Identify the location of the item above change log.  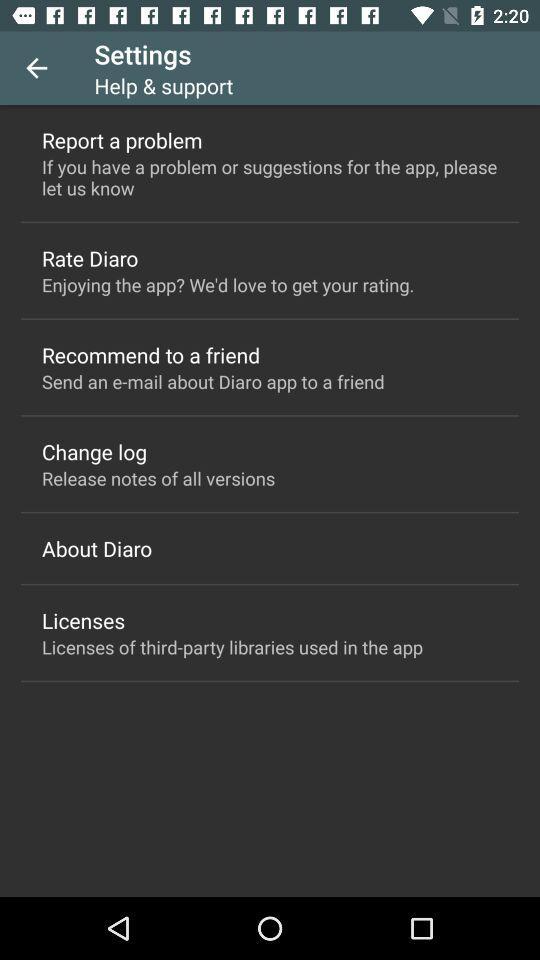
(212, 380).